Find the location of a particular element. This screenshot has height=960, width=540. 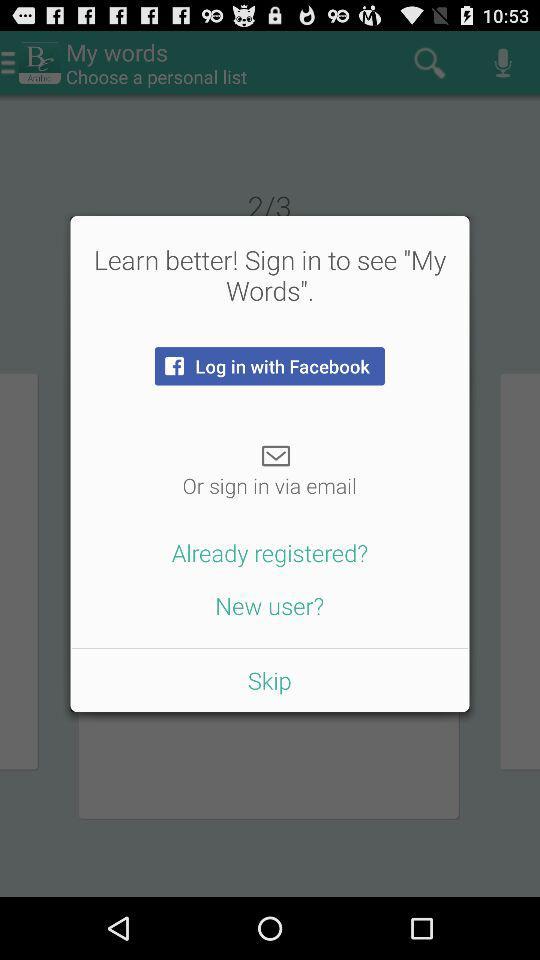

new user? is located at coordinates (269, 604).